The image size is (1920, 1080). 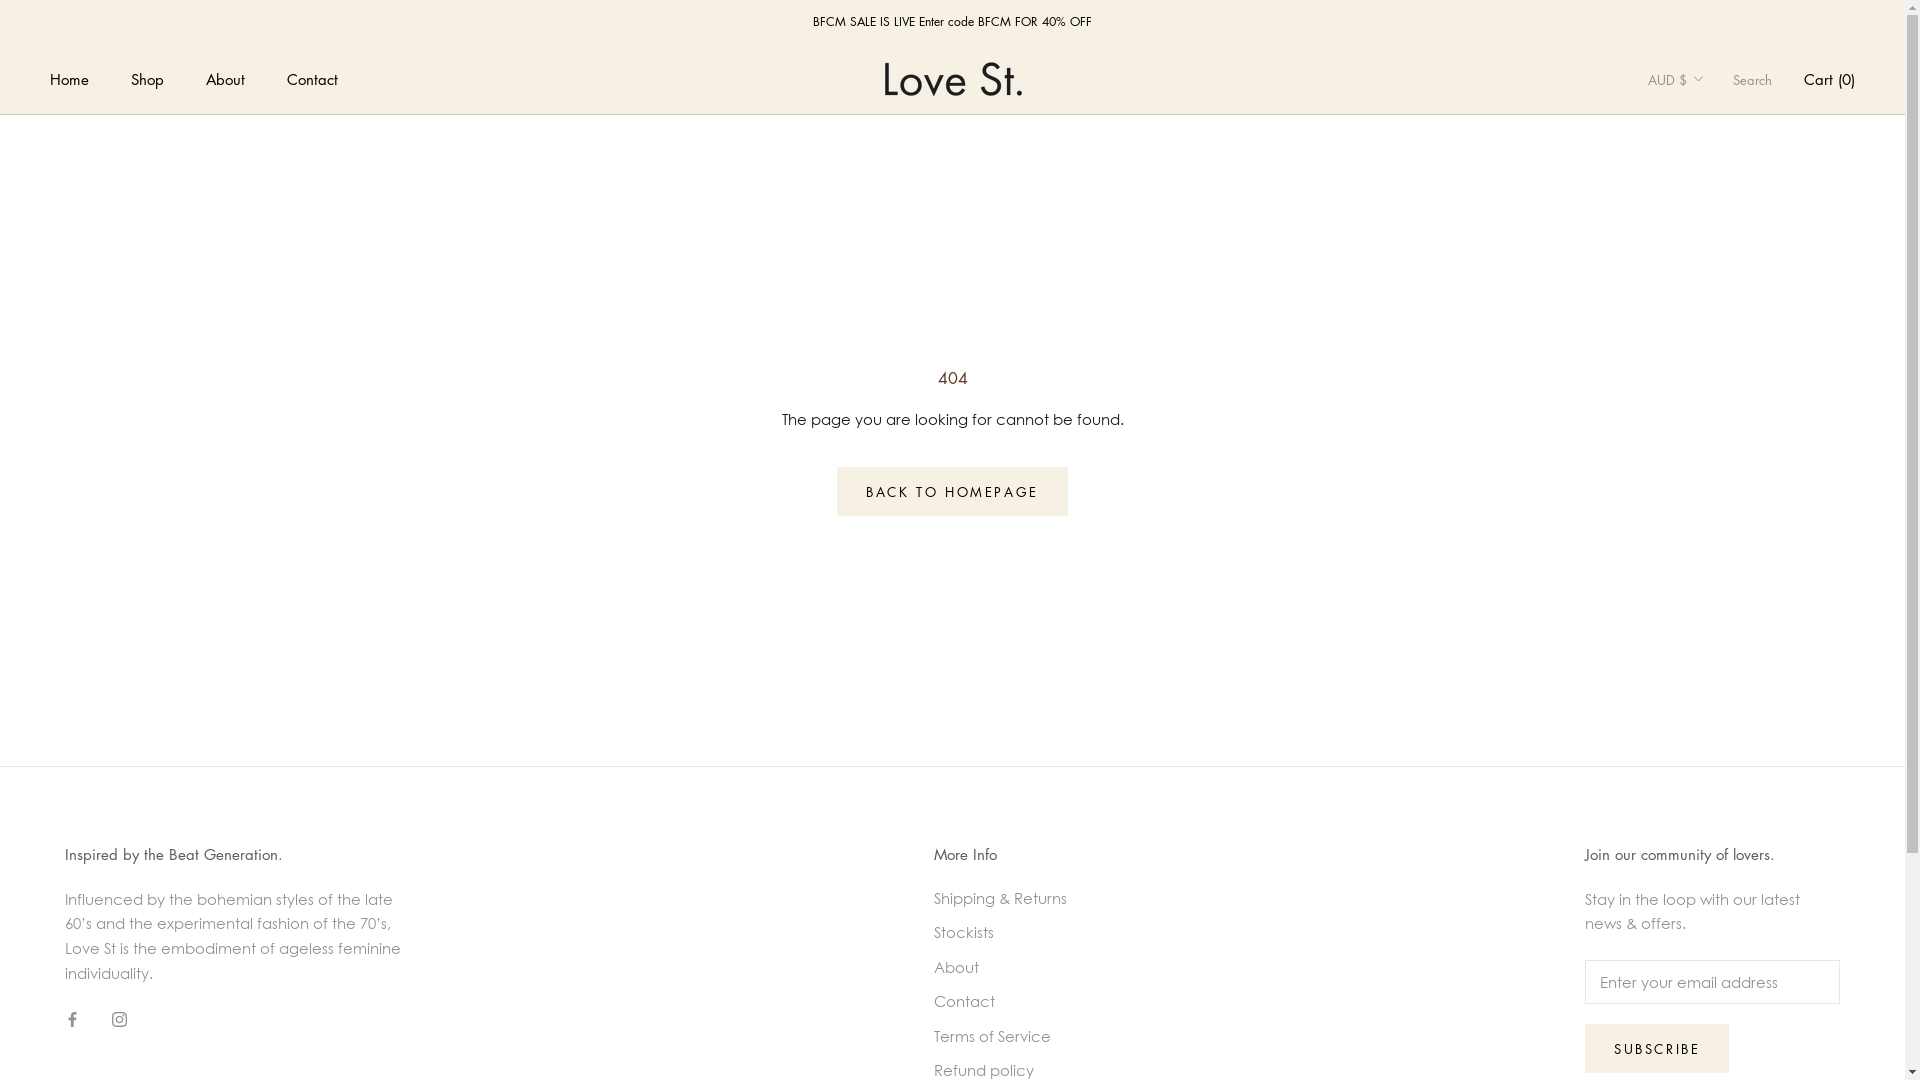 What do you see at coordinates (1707, 659) in the screenshot?
I see `'BZD'` at bounding box center [1707, 659].